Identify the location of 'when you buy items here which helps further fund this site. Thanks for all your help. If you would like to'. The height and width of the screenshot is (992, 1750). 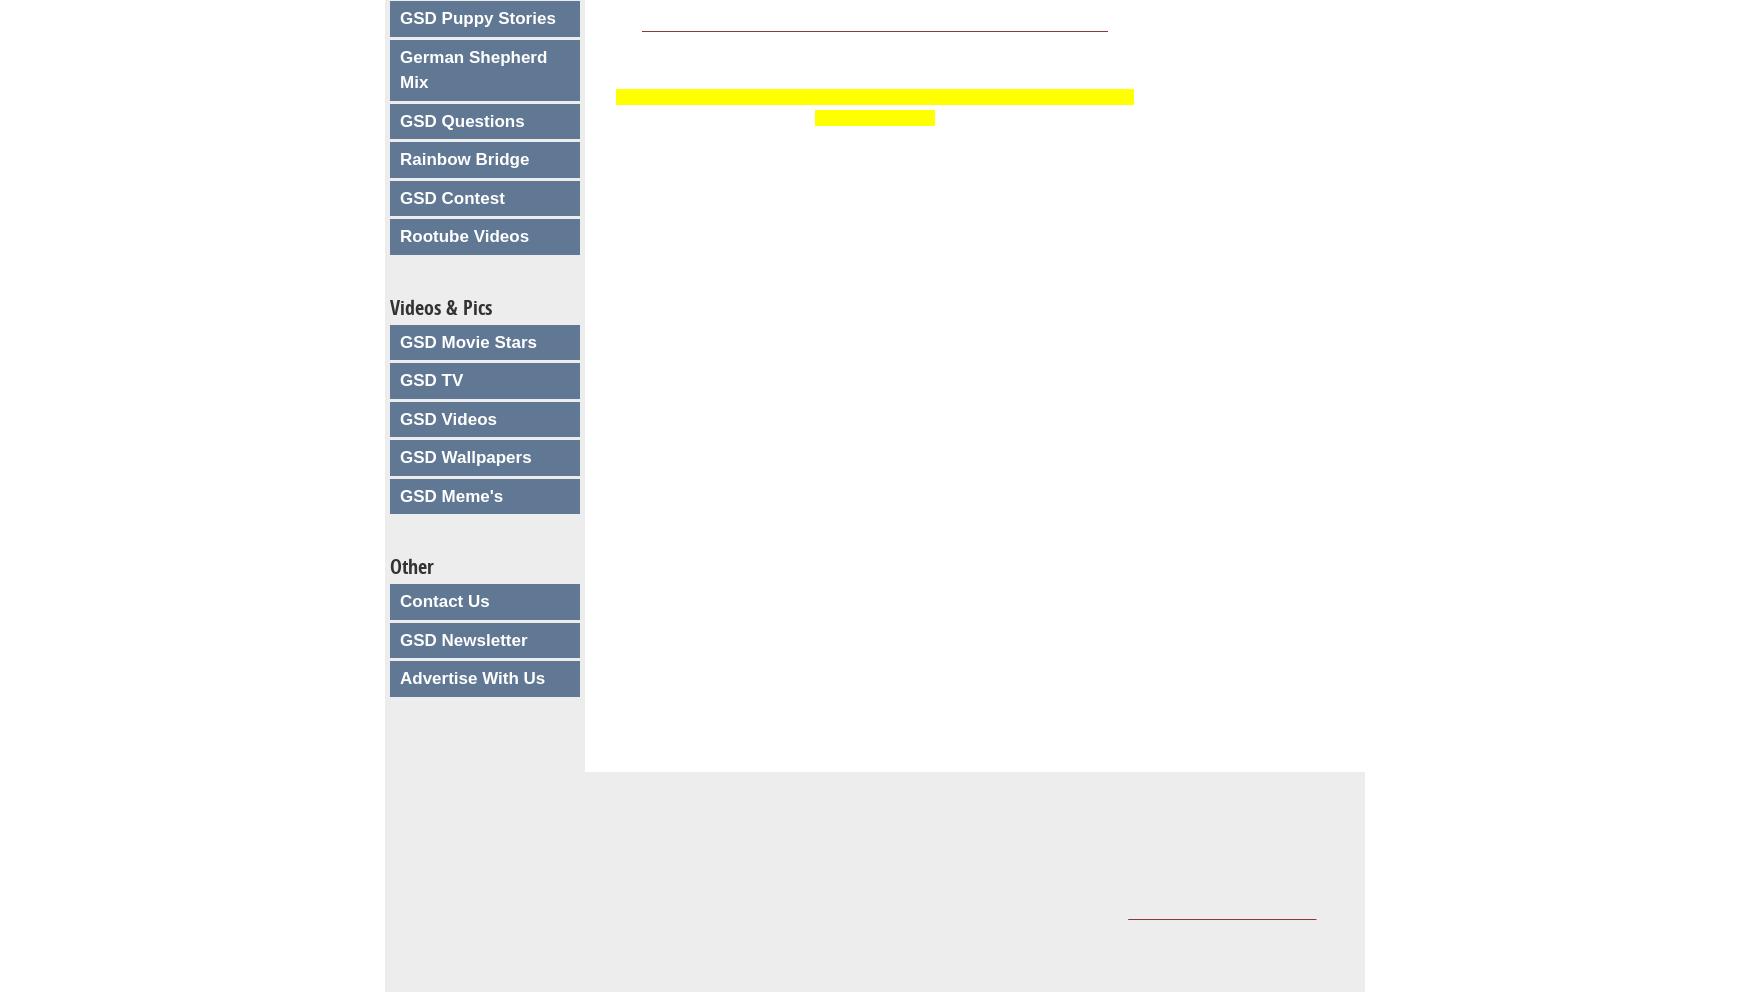
(779, 911).